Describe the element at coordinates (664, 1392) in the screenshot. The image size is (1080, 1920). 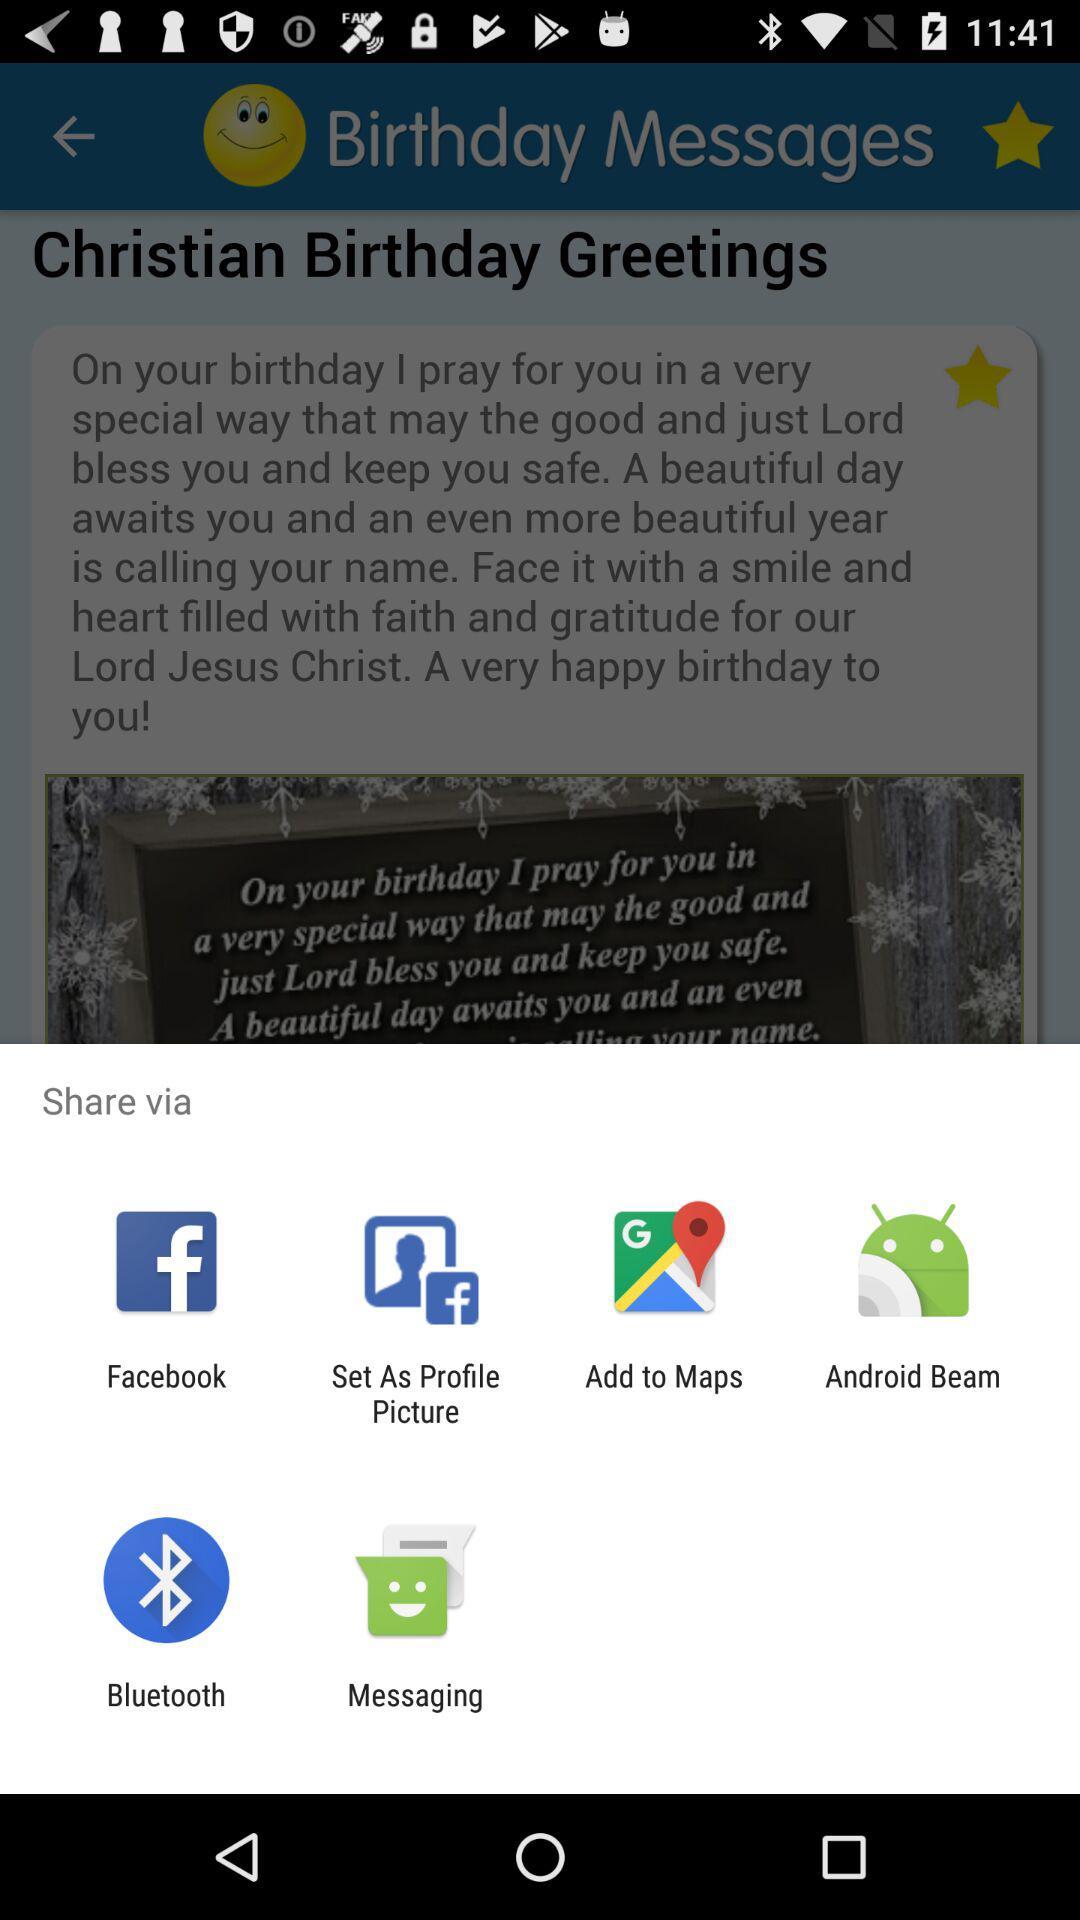
I see `the icon next to the android beam app` at that location.